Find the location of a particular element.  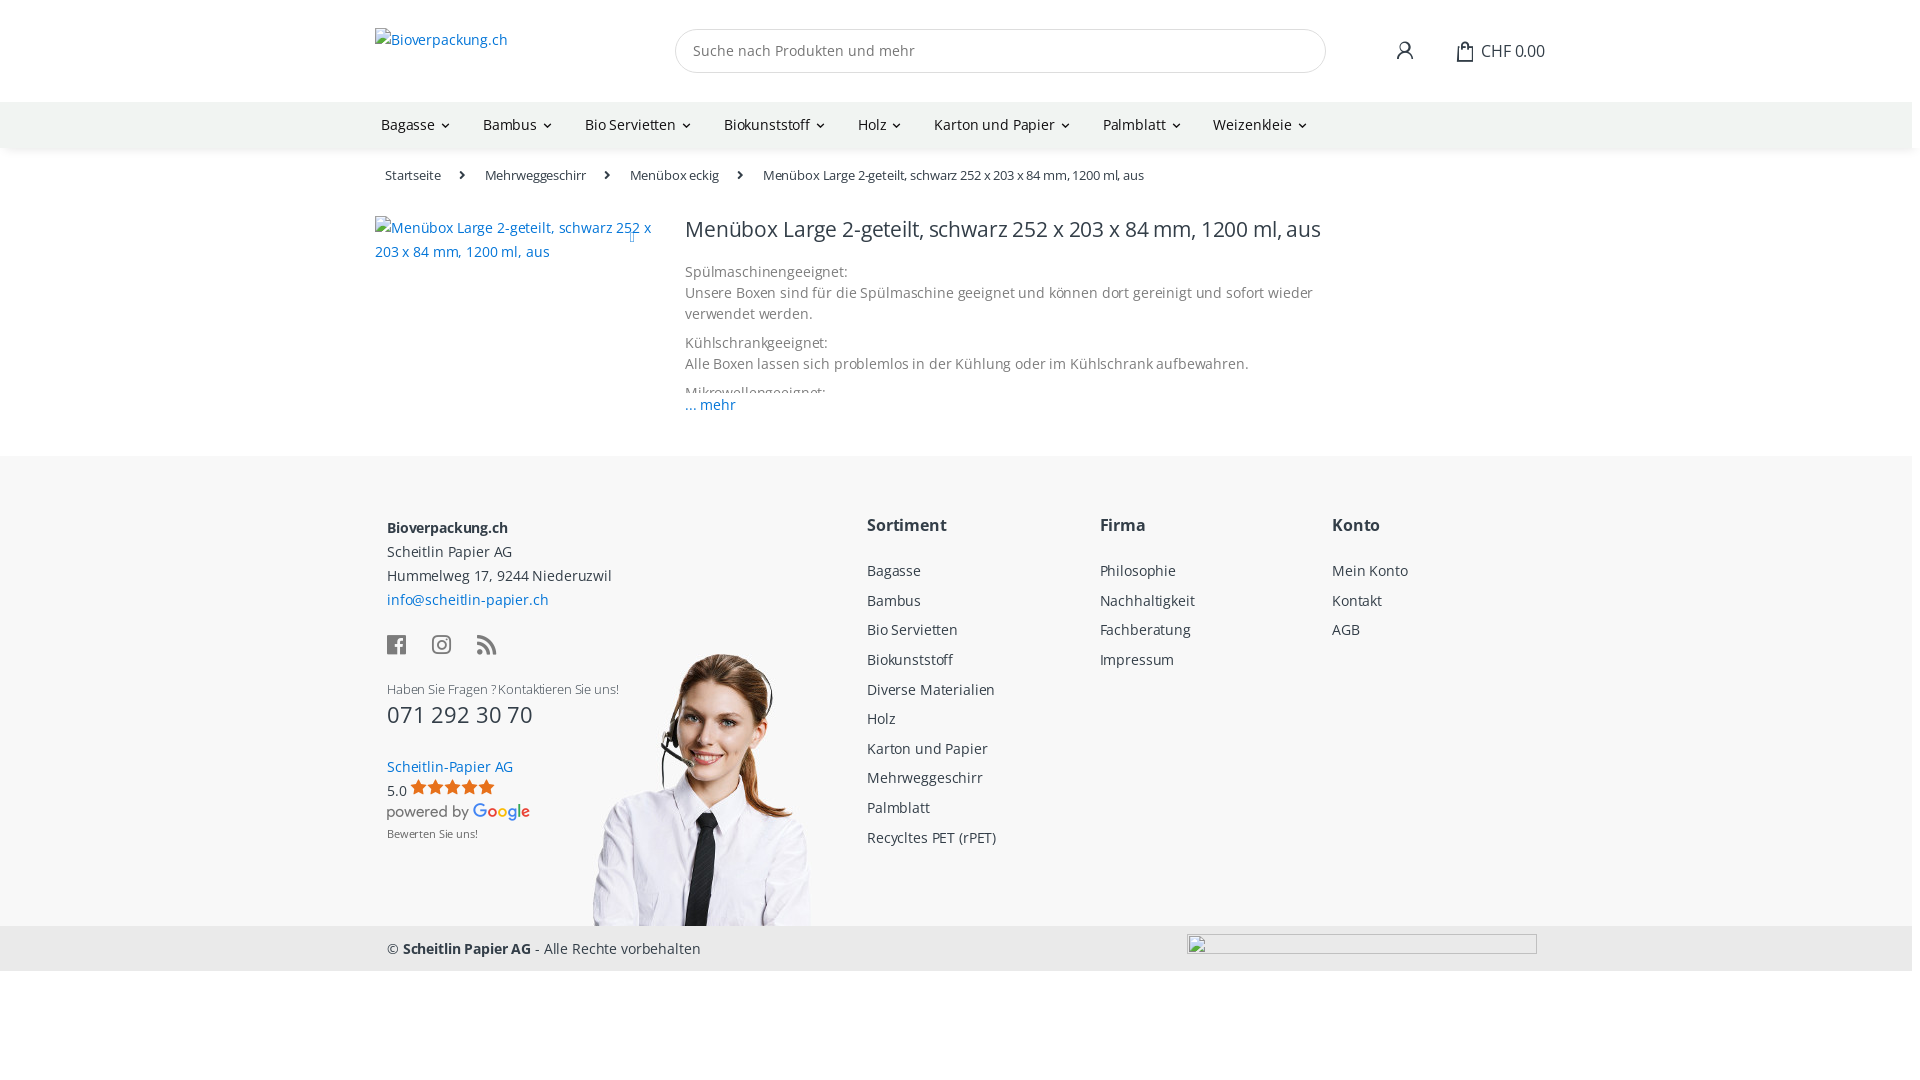

'Mein Konto' is located at coordinates (1331, 570).